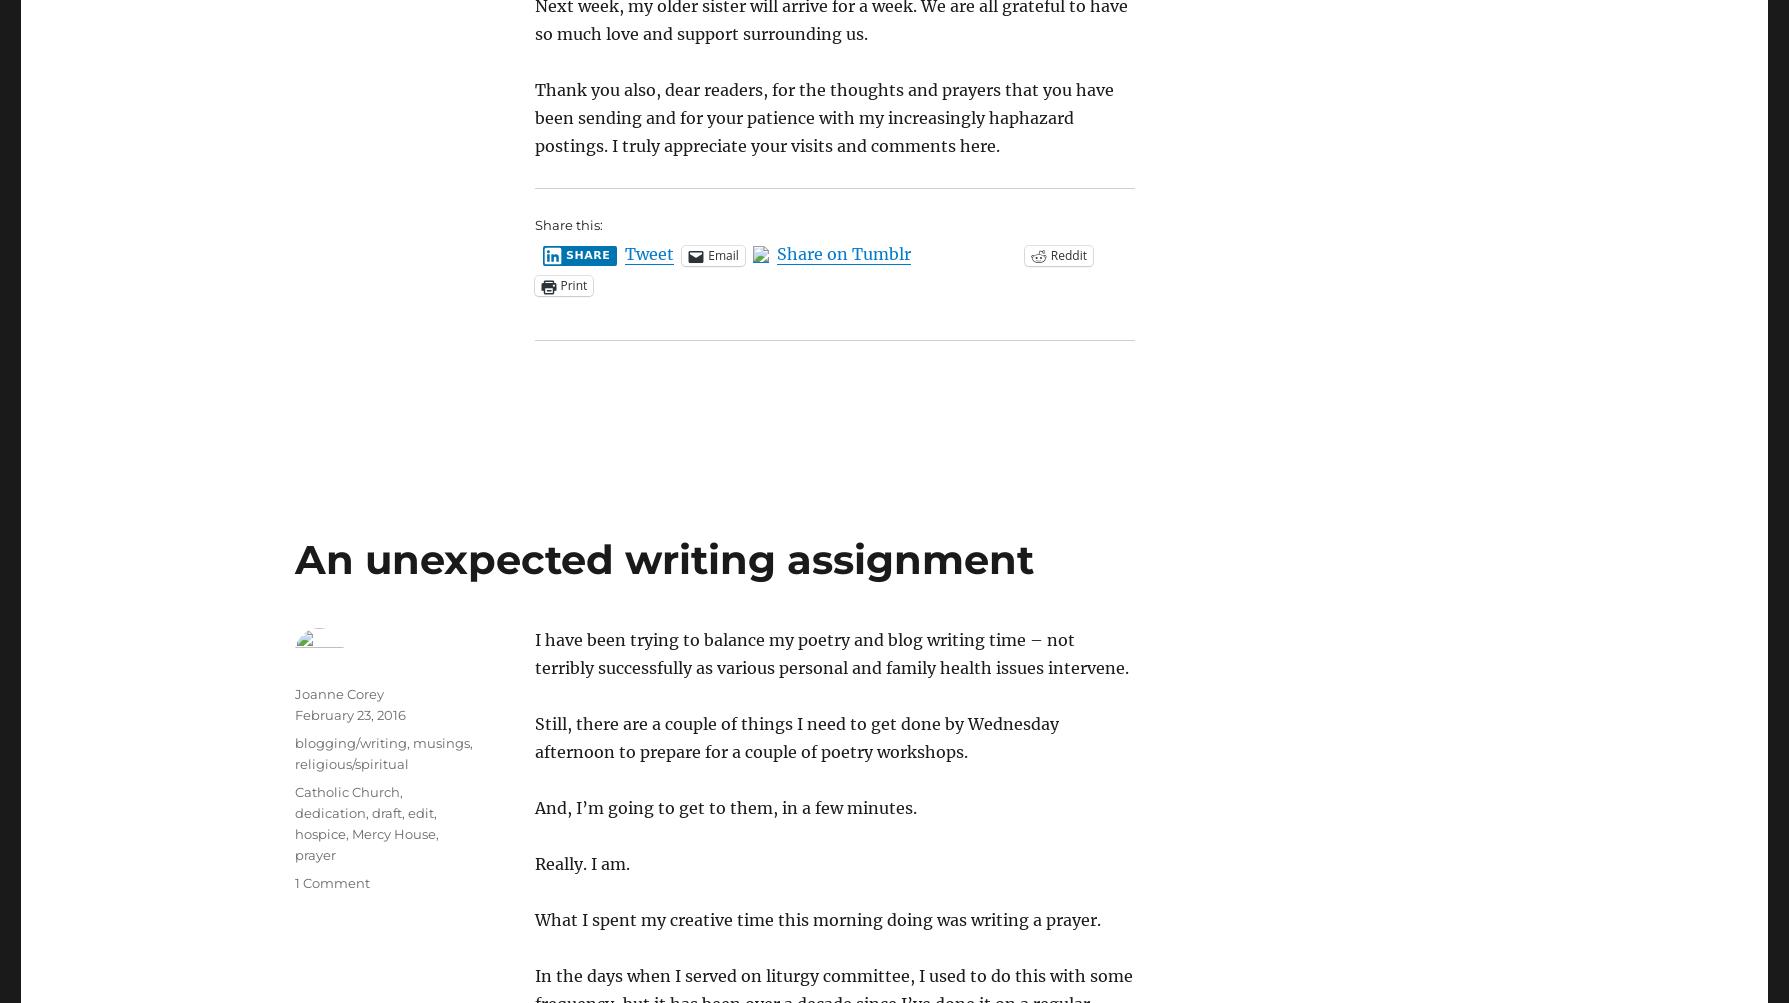 The height and width of the screenshot is (1003, 1789). What do you see at coordinates (293, 761) in the screenshot?
I see `'religious/spiritual'` at bounding box center [293, 761].